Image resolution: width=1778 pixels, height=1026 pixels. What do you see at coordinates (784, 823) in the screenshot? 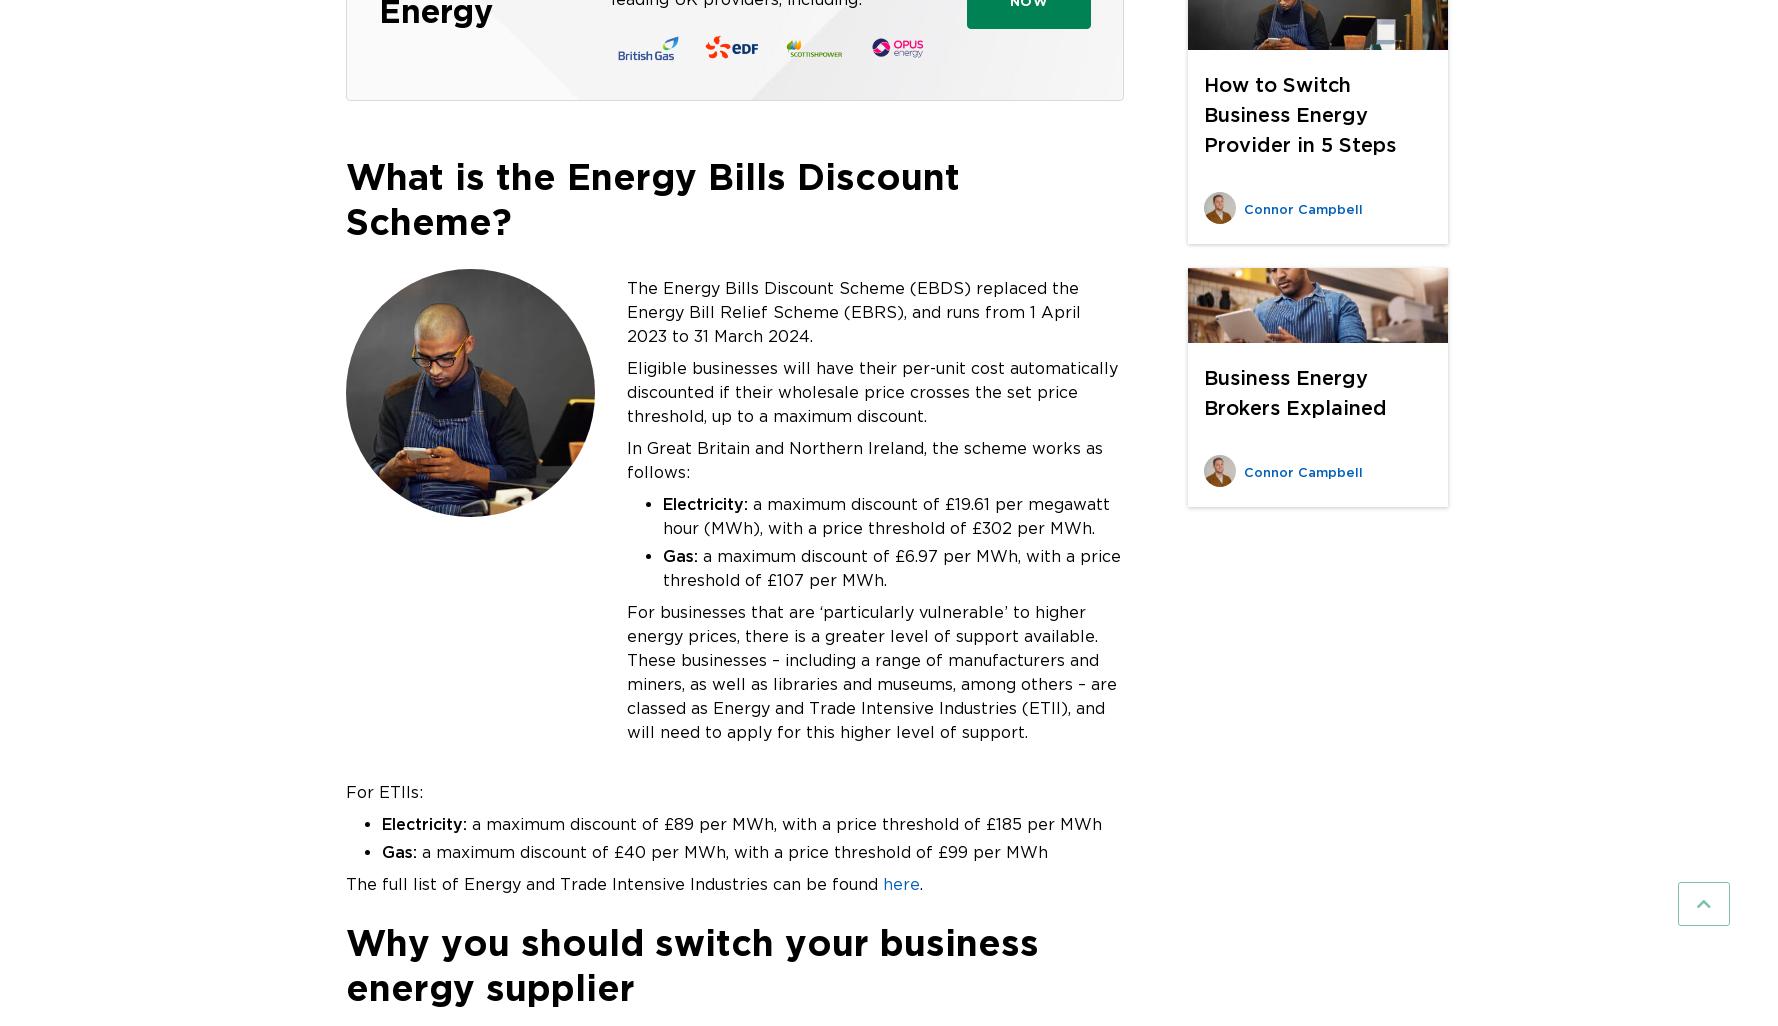
I see `'a maximum discount of £89 per MWh, with a price threshold of £185 per MWh'` at bounding box center [784, 823].